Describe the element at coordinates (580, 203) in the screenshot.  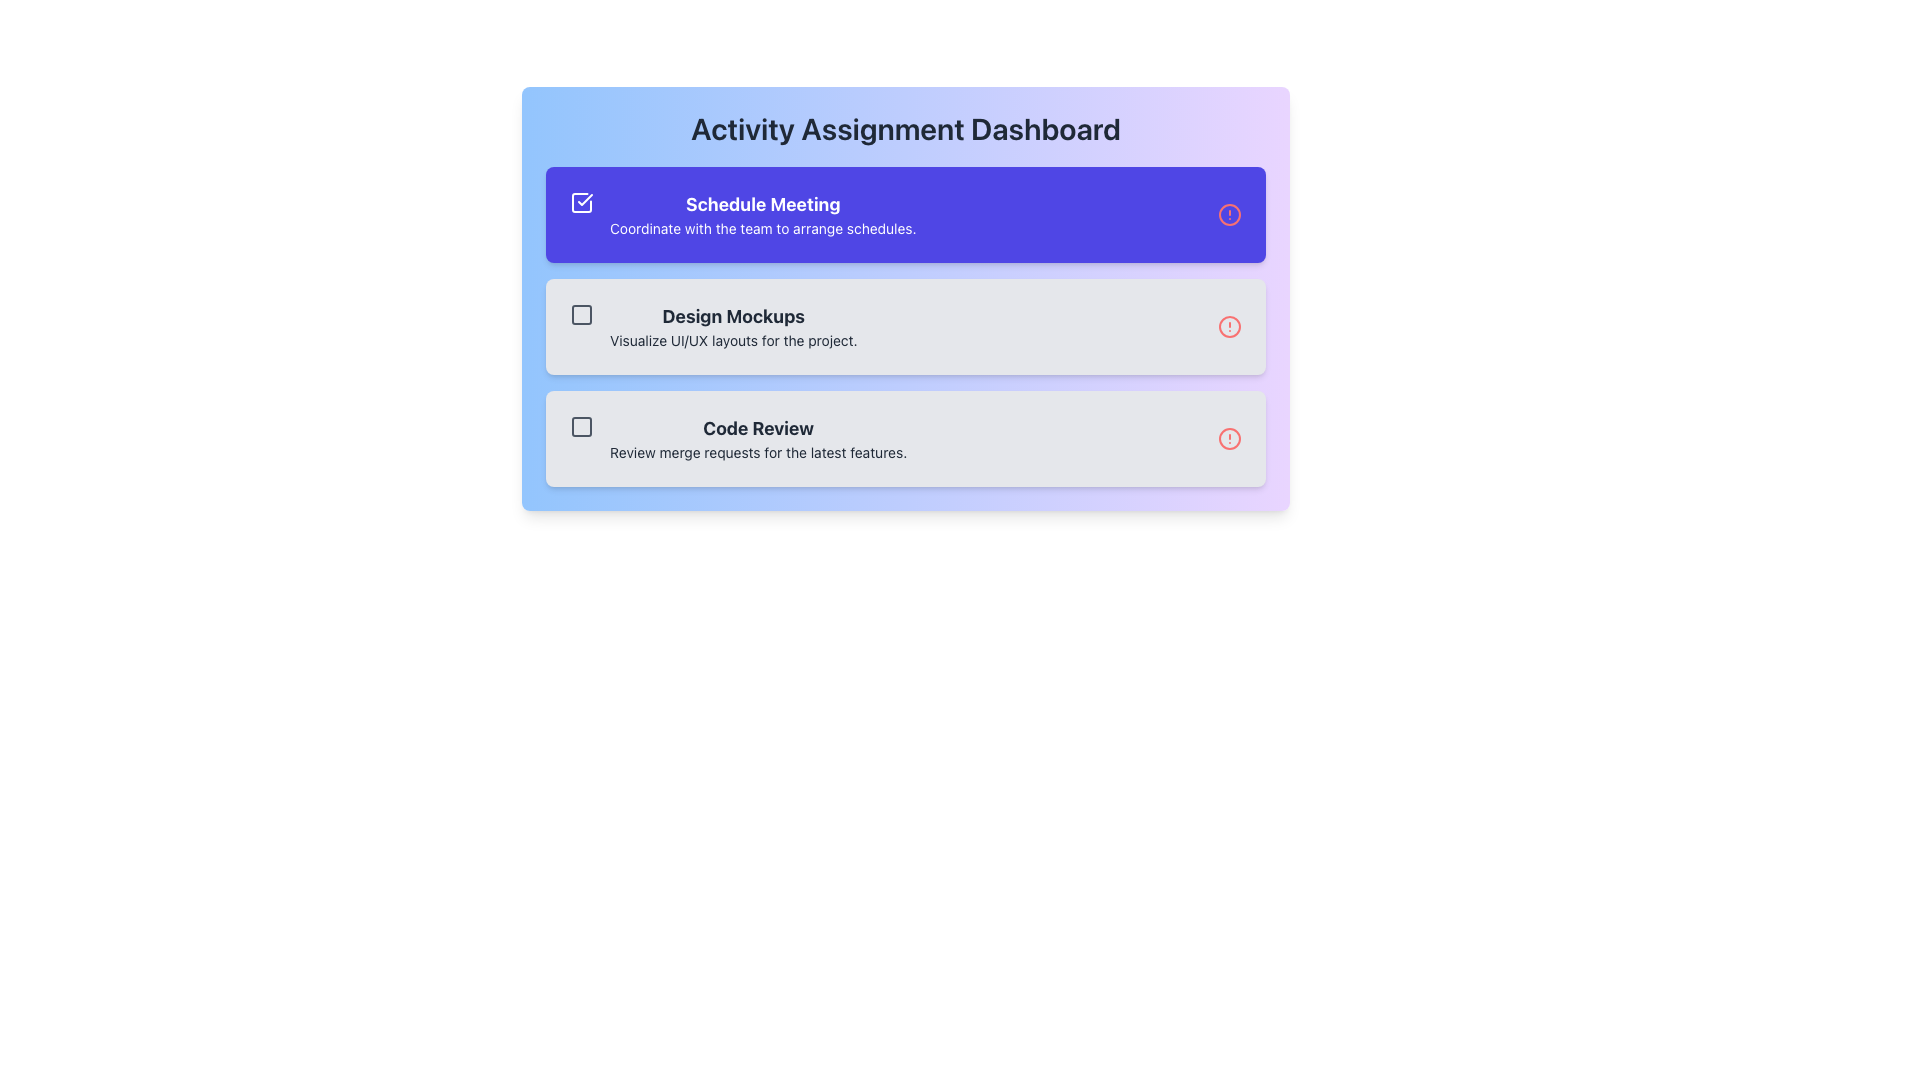
I see `the Checkbox styled as an icon located at the top-left corner of the 'Schedule Meeting' card` at that location.